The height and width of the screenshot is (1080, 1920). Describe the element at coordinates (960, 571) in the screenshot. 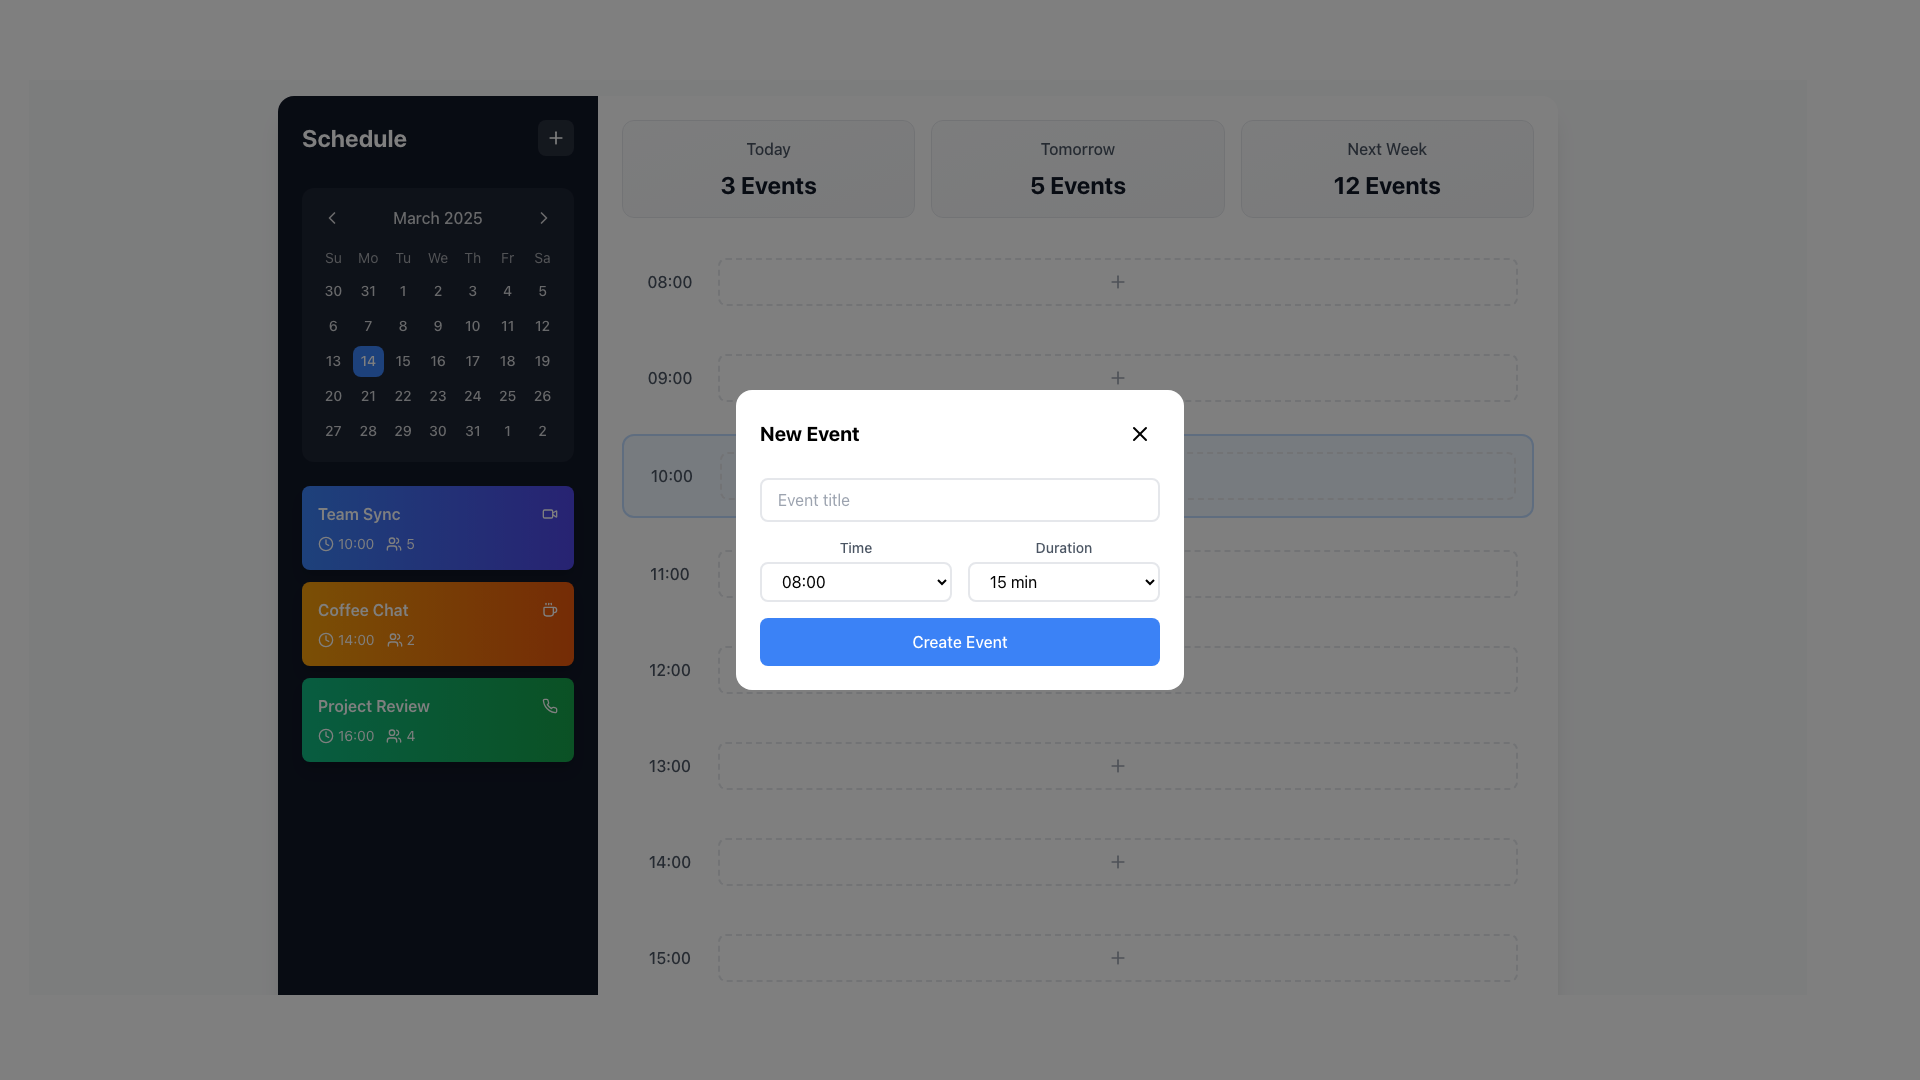

I see `an option from the dropdown menu in the 'New Event' form located at the center of the modal window` at that location.